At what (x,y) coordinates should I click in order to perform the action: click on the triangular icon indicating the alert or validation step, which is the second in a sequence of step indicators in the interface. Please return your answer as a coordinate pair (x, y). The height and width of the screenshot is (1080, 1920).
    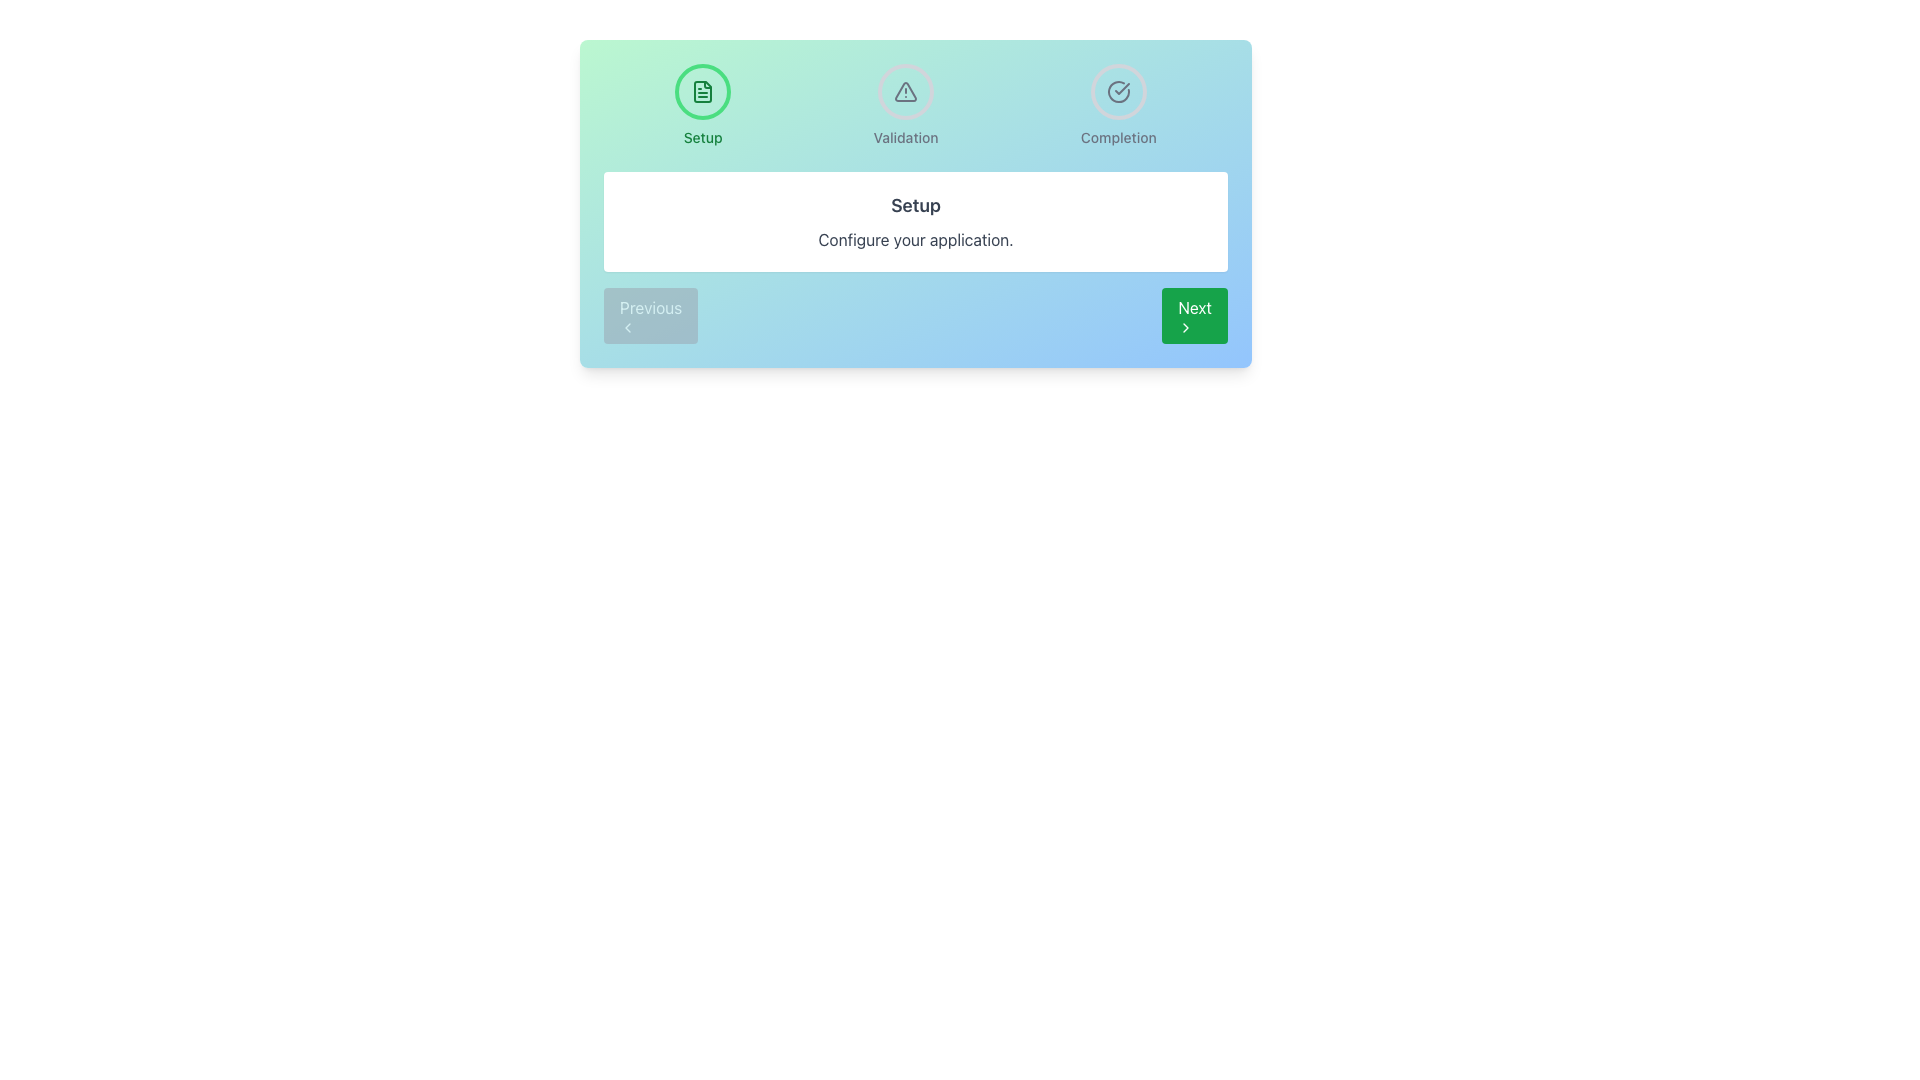
    Looking at the image, I should click on (905, 92).